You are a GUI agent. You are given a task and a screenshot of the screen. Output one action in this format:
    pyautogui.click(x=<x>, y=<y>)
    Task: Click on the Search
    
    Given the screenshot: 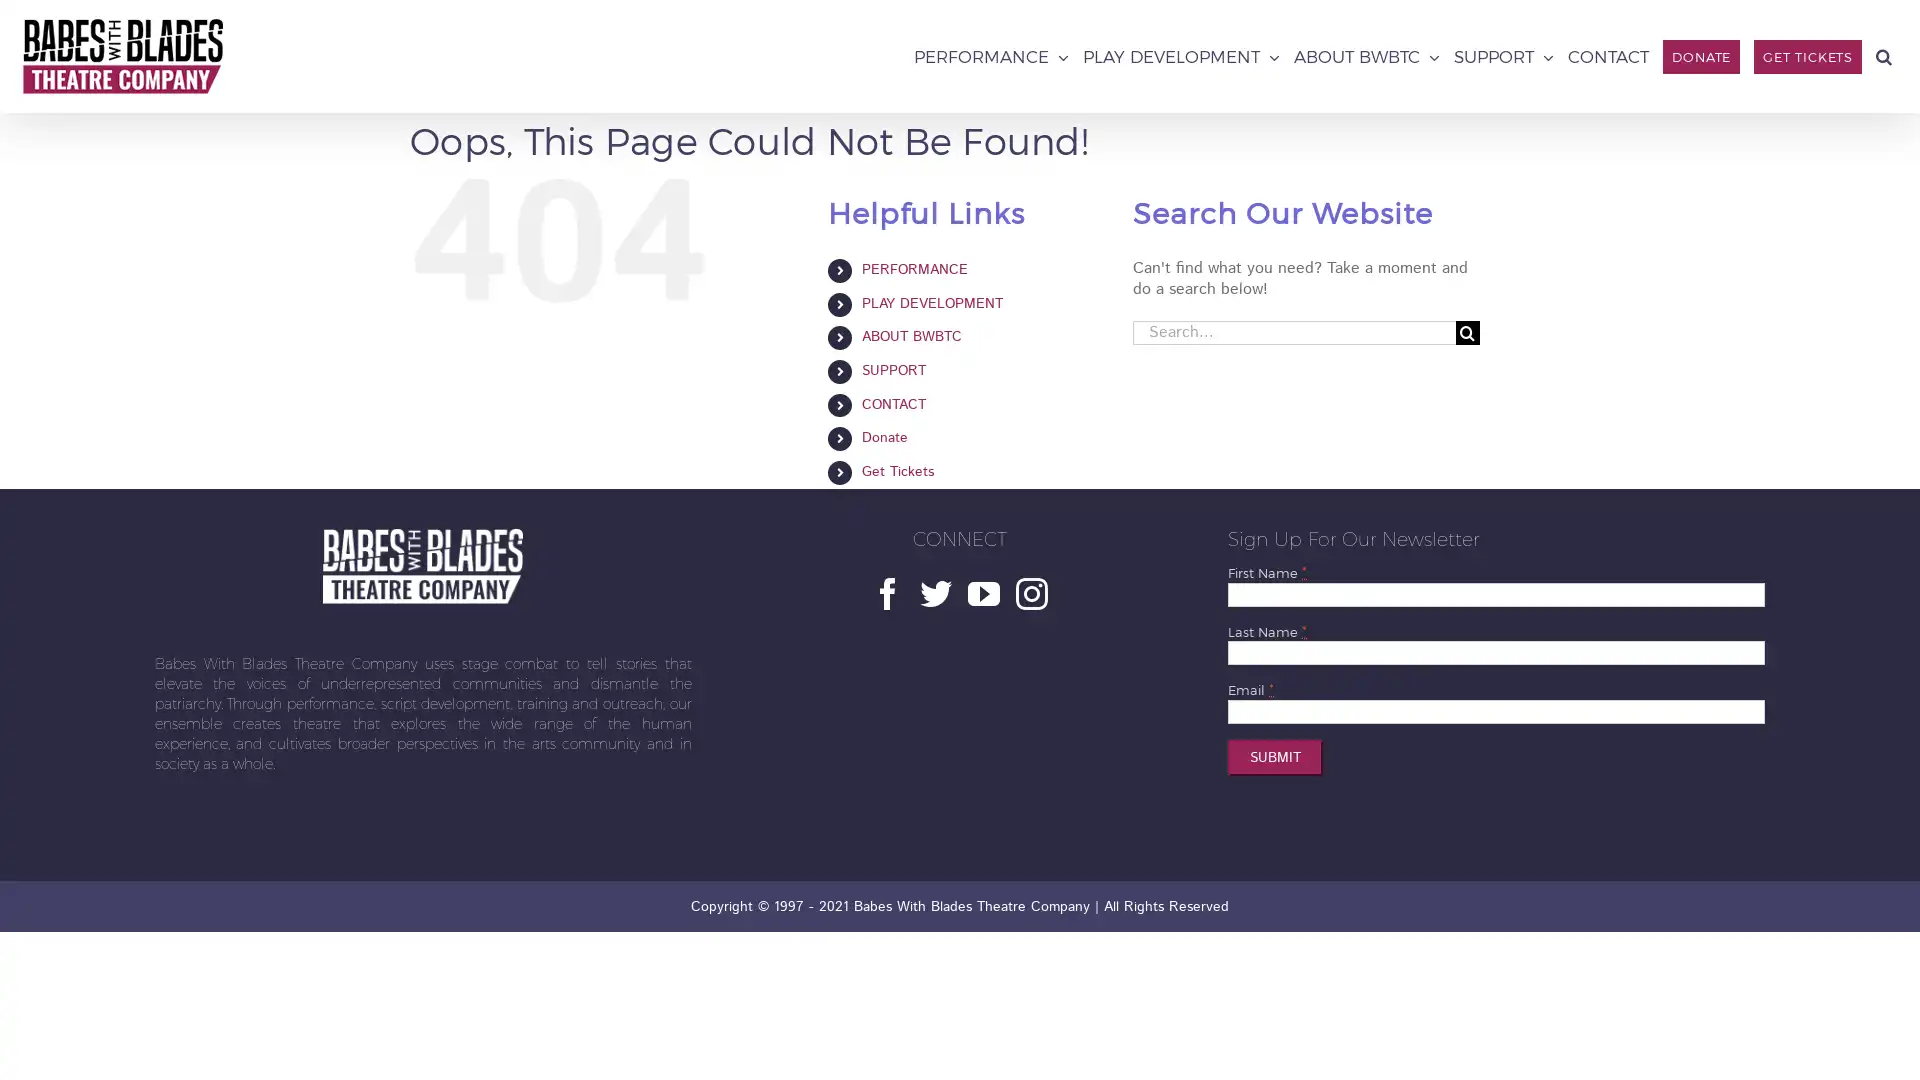 What is the action you would take?
    pyautogui.click(x=1467, y=330)
    